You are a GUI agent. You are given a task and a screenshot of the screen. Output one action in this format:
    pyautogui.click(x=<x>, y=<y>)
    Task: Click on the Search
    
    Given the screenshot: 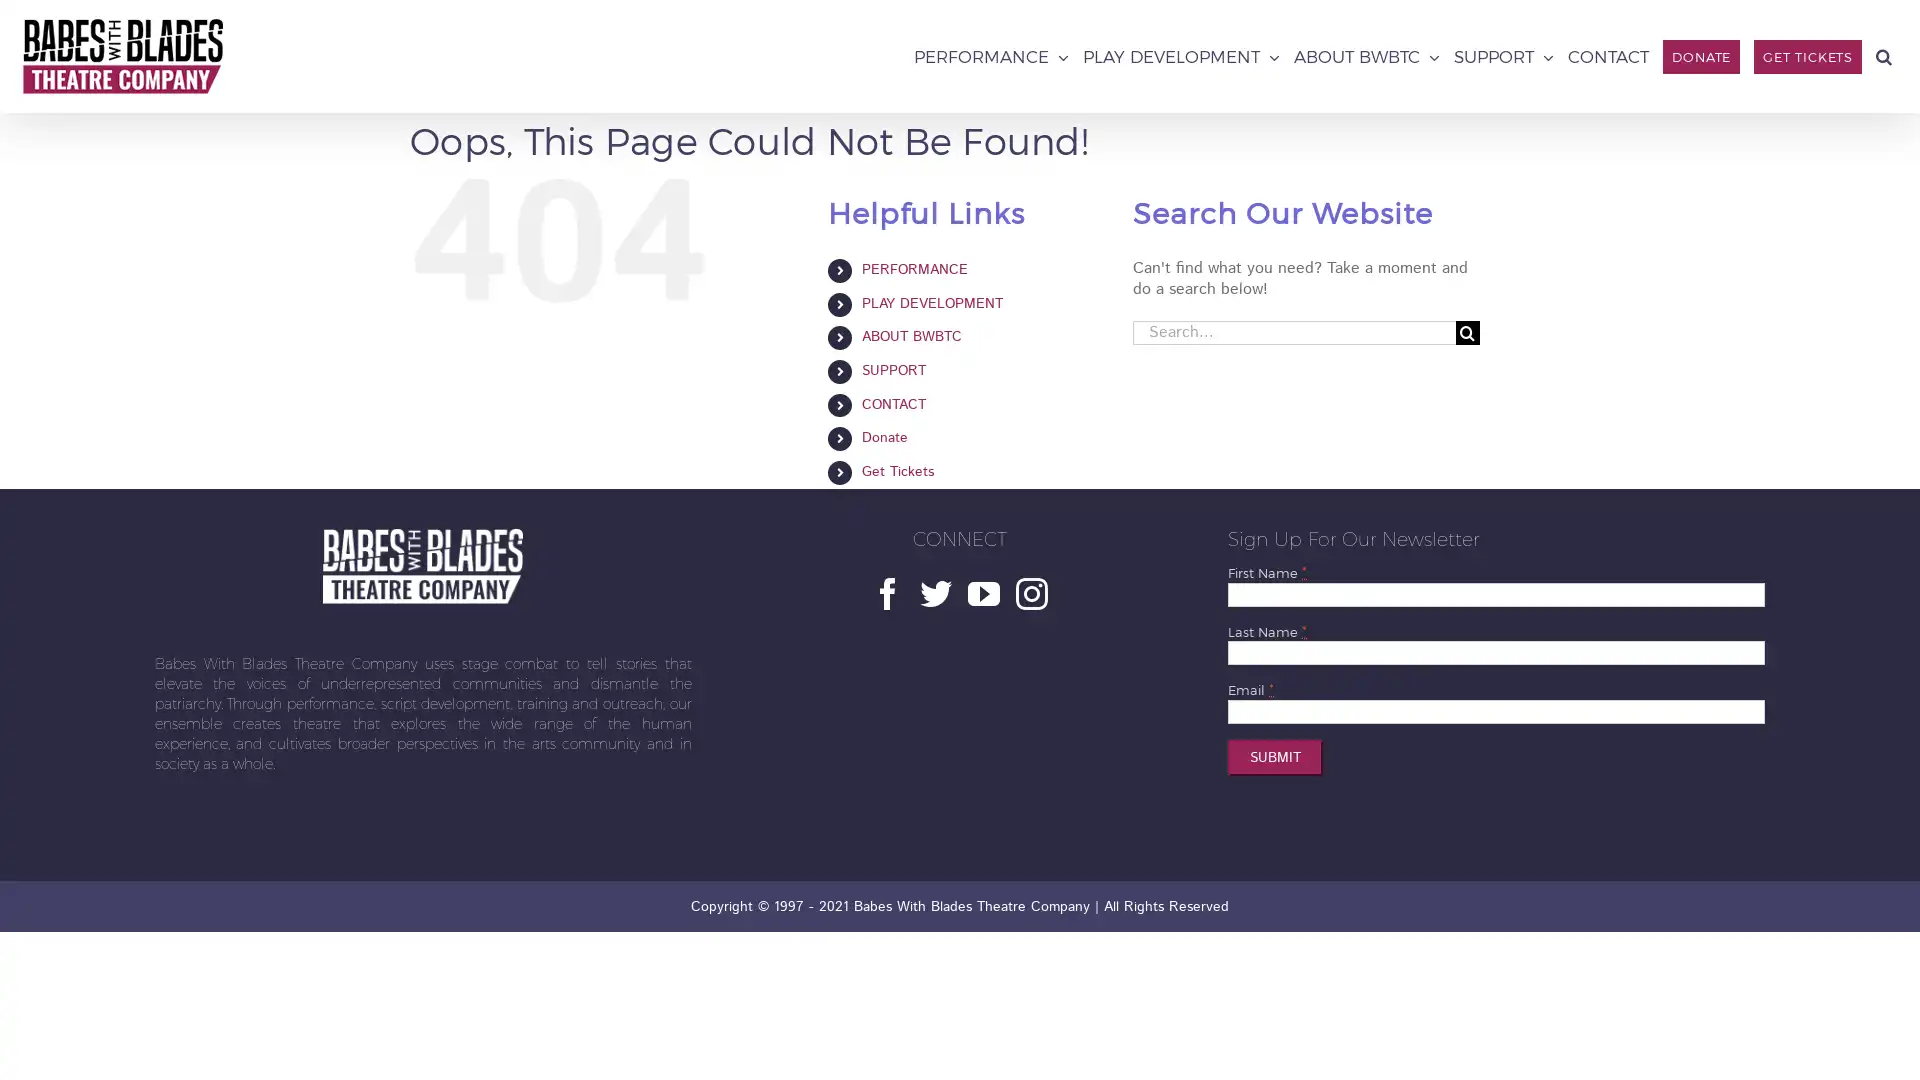 What is the action you would take?
    pyautogui.click(x=1467, y=330)
    